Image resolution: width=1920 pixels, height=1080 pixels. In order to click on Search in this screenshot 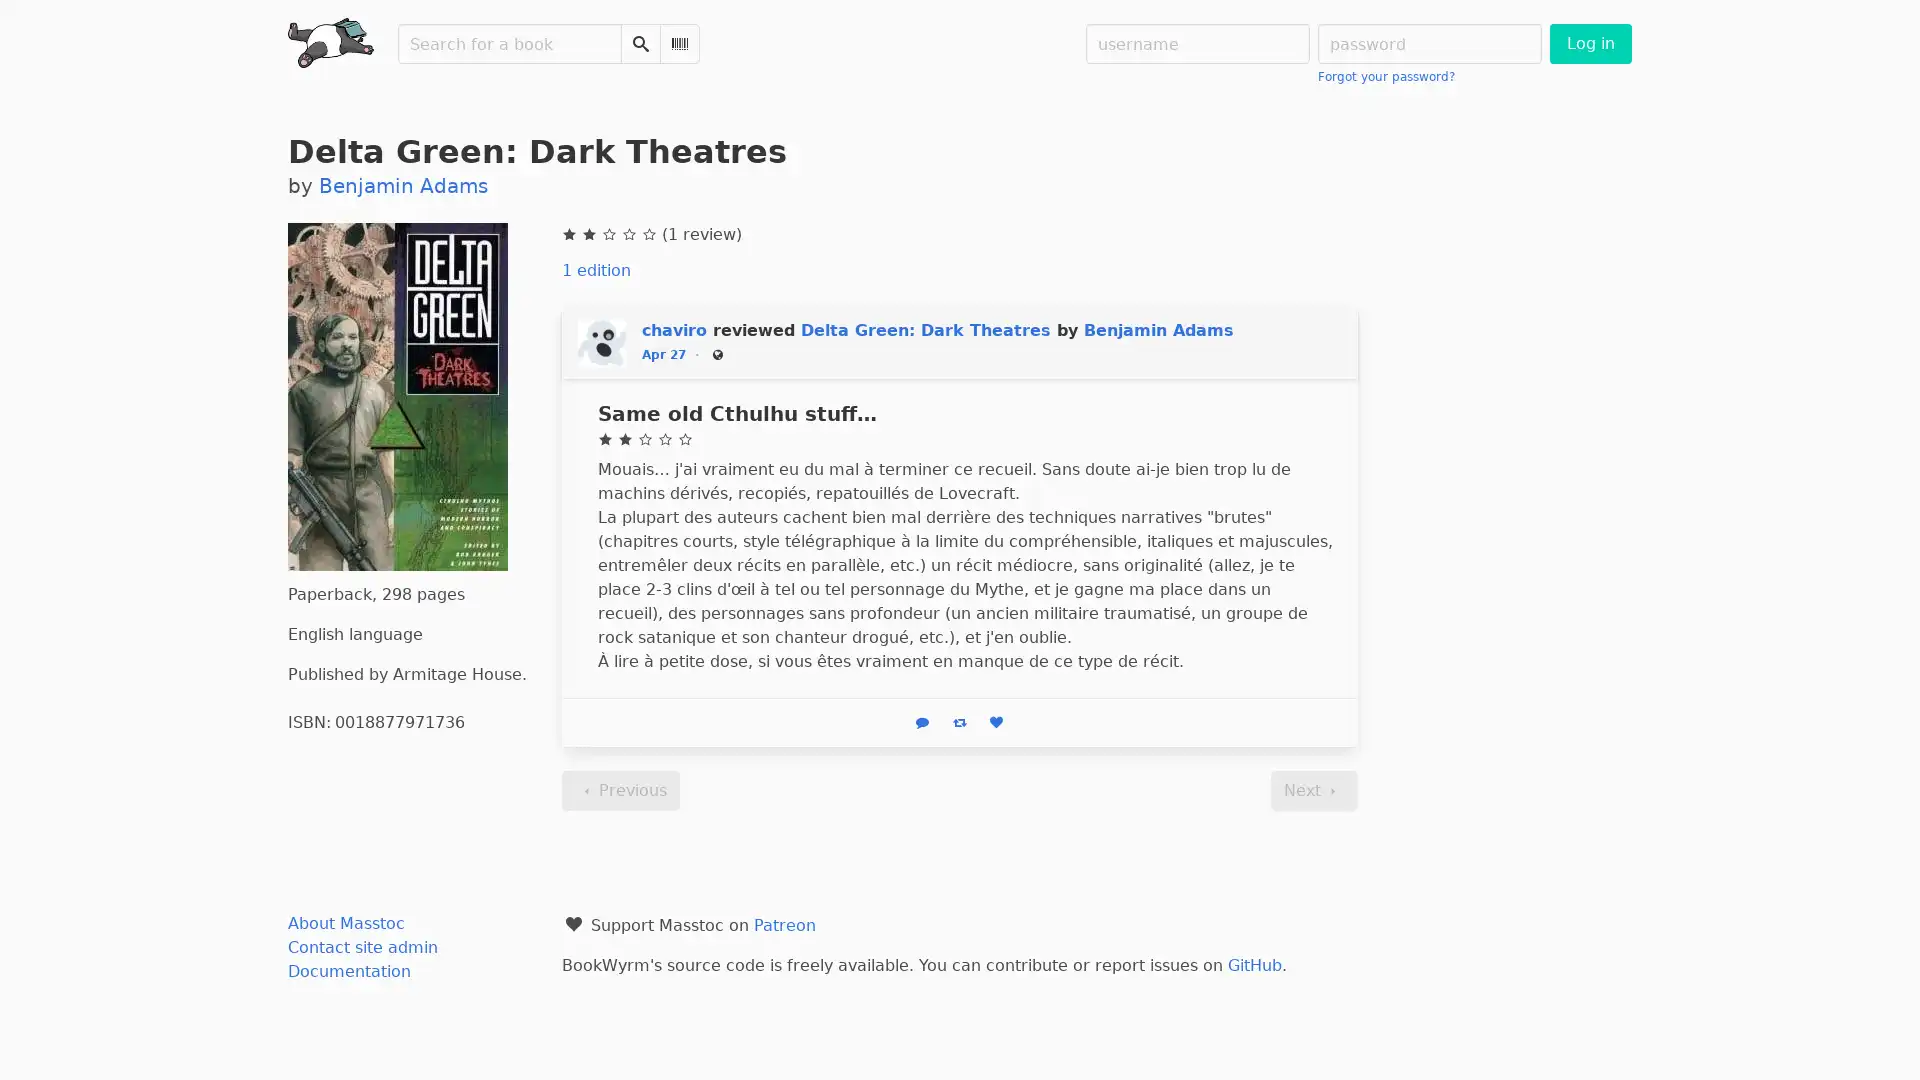, I will do `click(641, 43)`.